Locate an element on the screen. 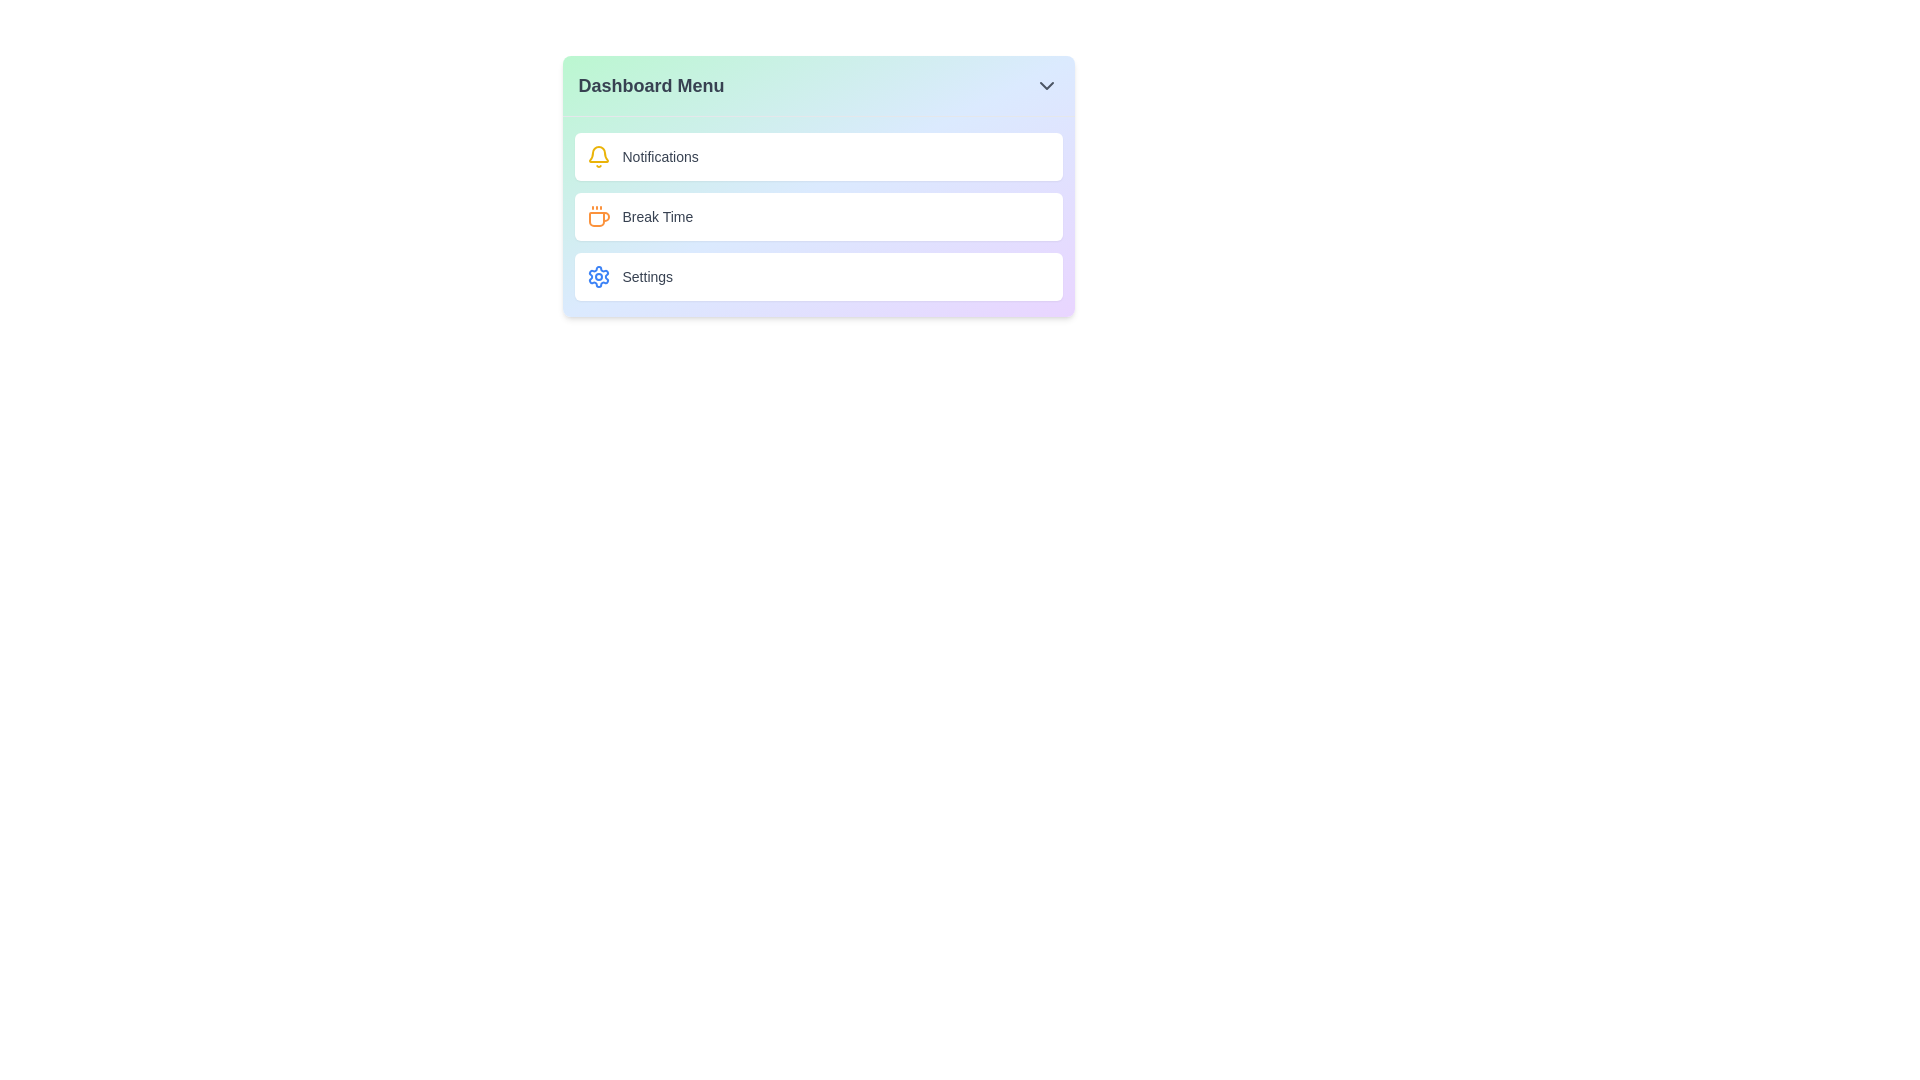 The image size is (1920, 1080). the small downward-facing chevron icon button located at the far right of the 'Dashboard Menu' header is located at coordinates (1045, 84).